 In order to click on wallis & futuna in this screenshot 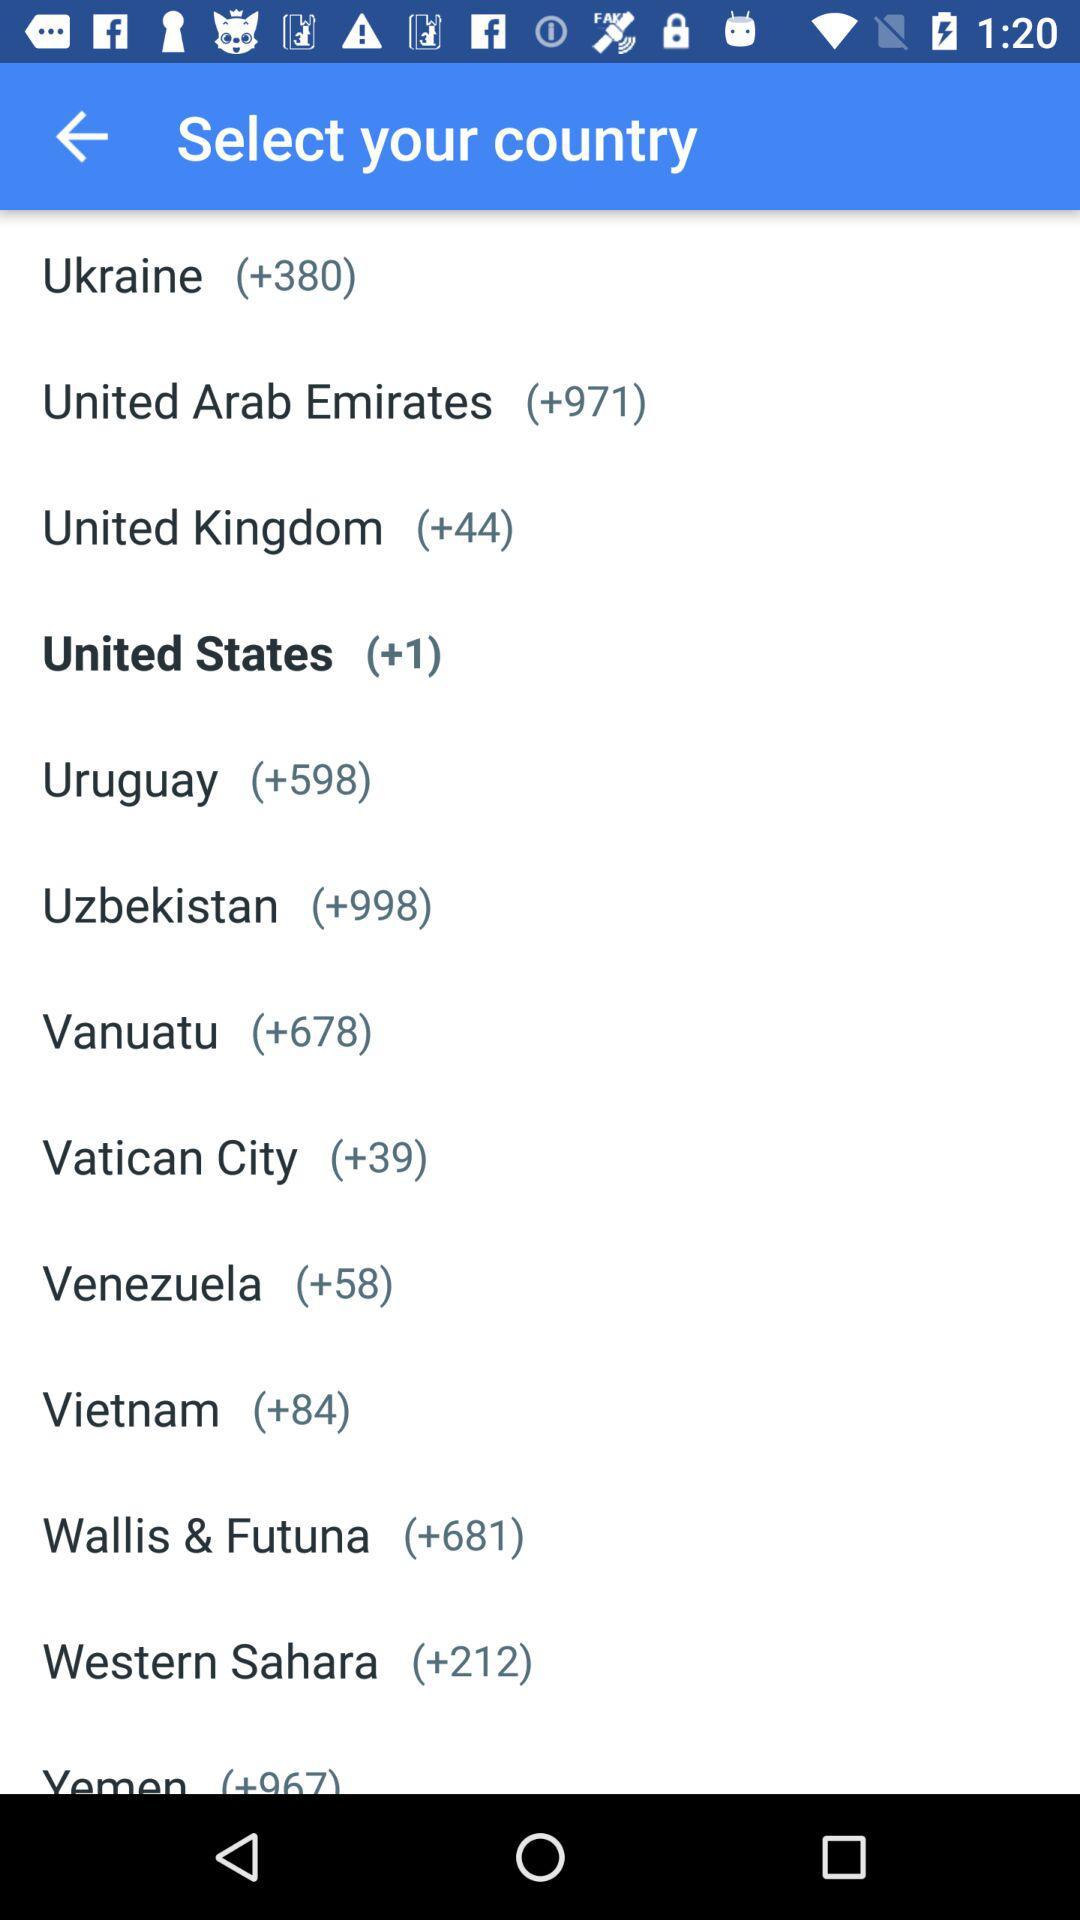, I will do `click(206, 1532)`.